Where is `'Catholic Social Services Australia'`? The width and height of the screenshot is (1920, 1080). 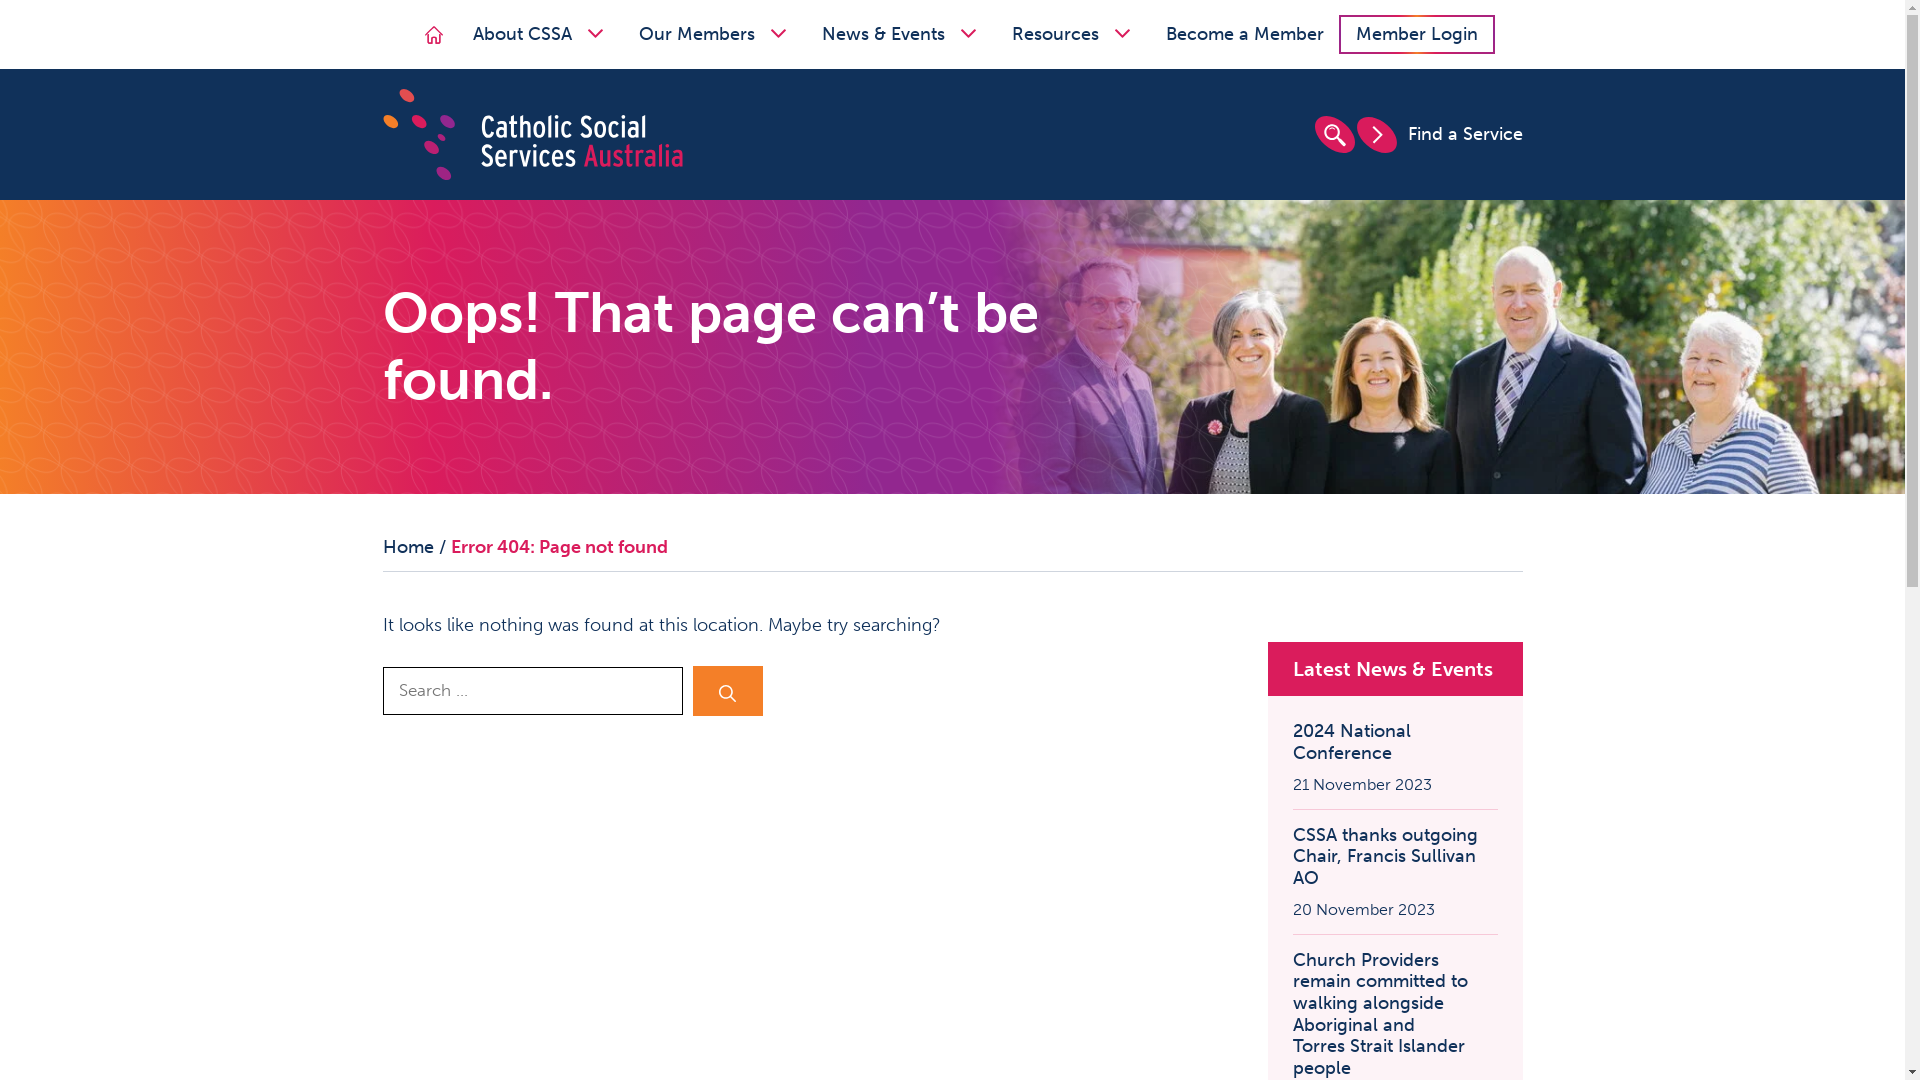
'Catholic Social Services Australia' is located at coordinates (532, 134).